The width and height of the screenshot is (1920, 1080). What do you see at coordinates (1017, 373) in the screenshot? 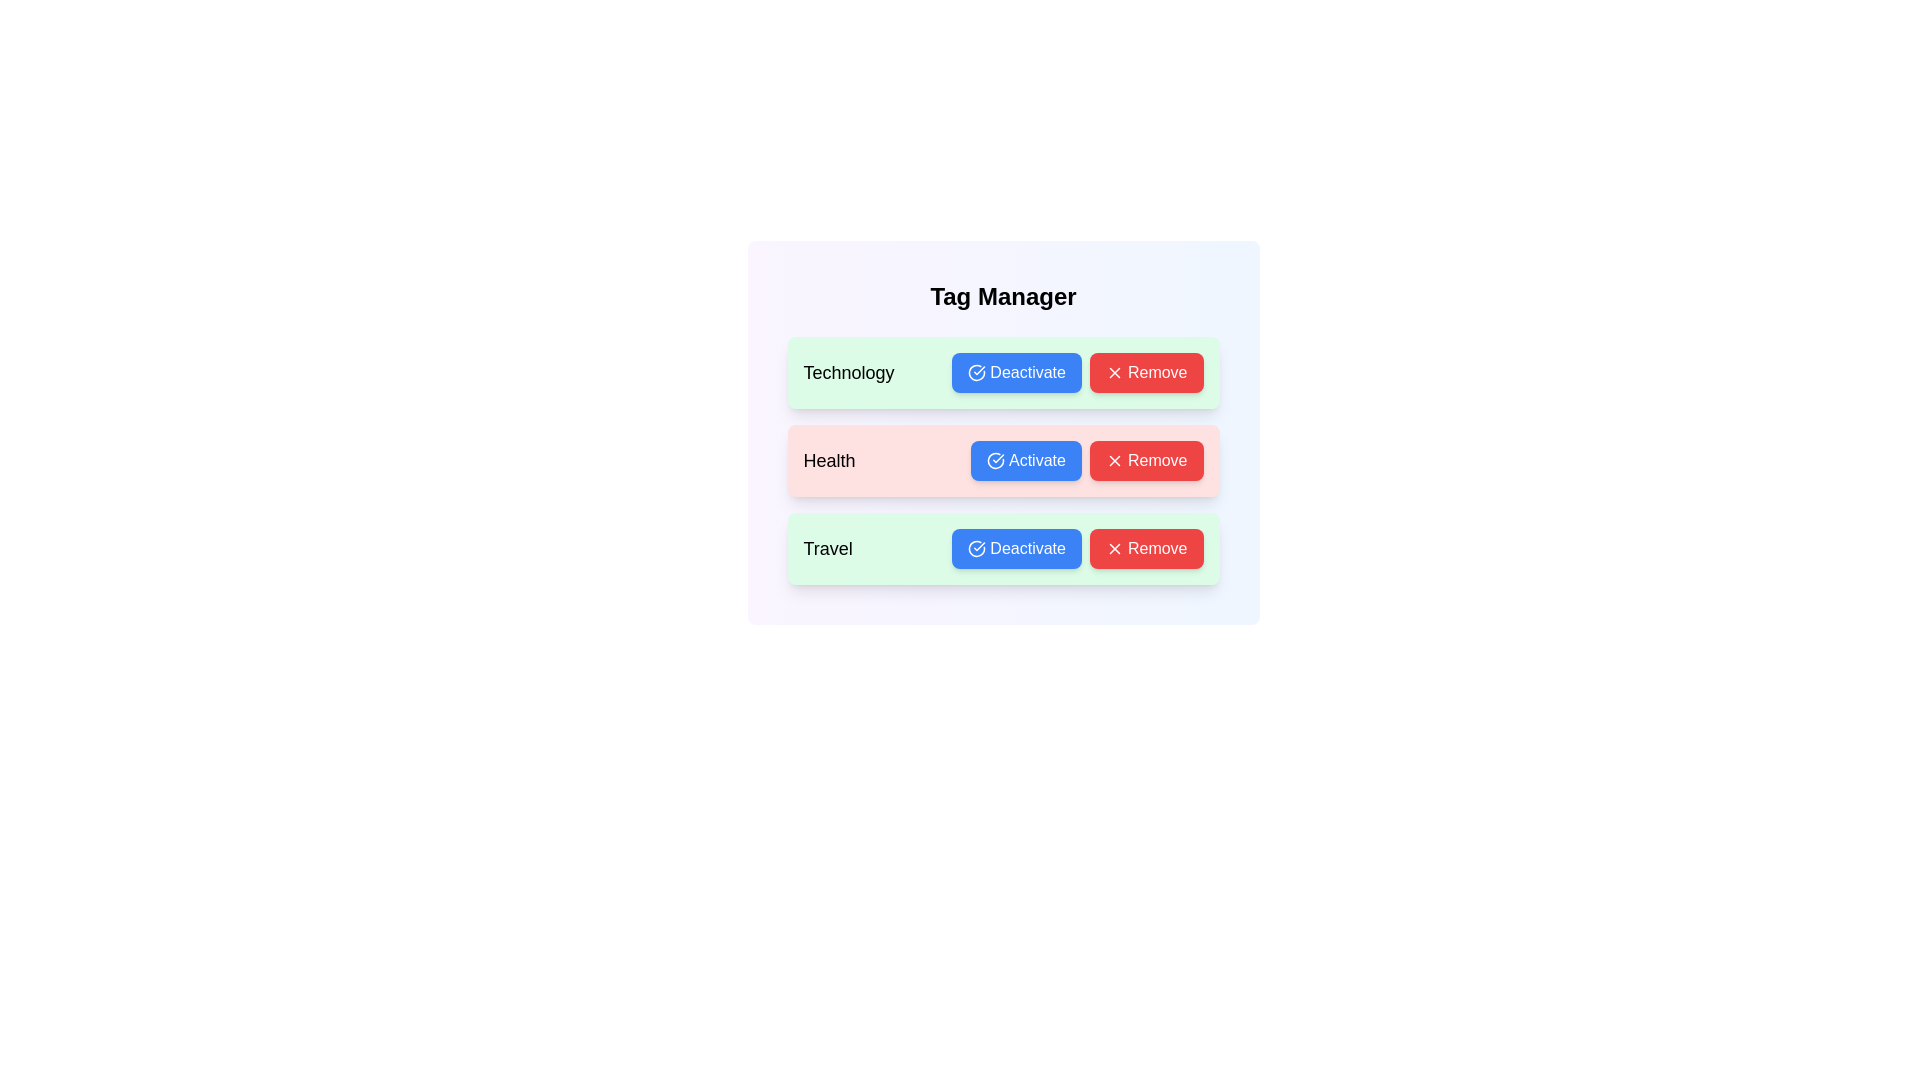
I see `the tag with name Technology` at bounding box center [1017, 373].